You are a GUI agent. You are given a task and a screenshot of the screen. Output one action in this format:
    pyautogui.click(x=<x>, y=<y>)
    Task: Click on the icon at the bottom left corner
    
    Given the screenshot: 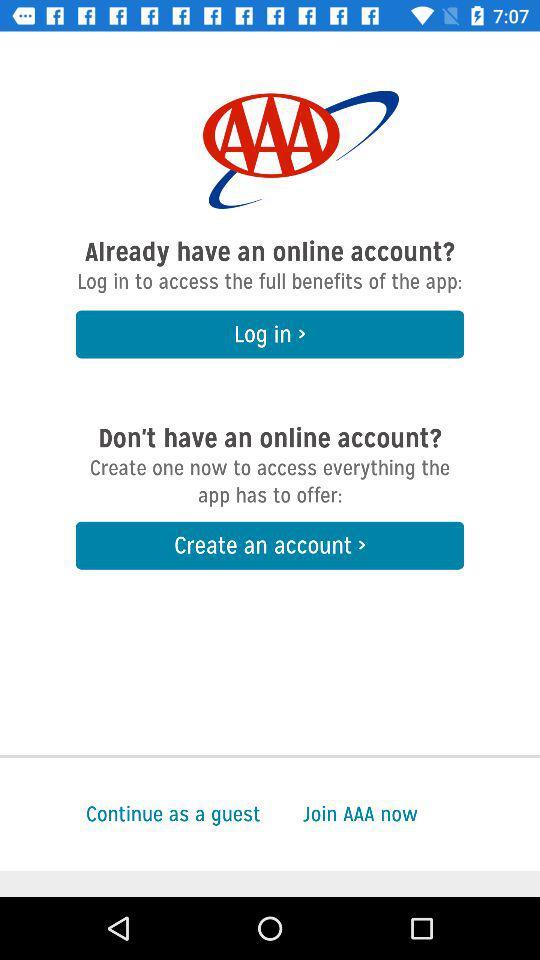 What is the action you would take?
    pyautogui.click(x=130, y=814)
    